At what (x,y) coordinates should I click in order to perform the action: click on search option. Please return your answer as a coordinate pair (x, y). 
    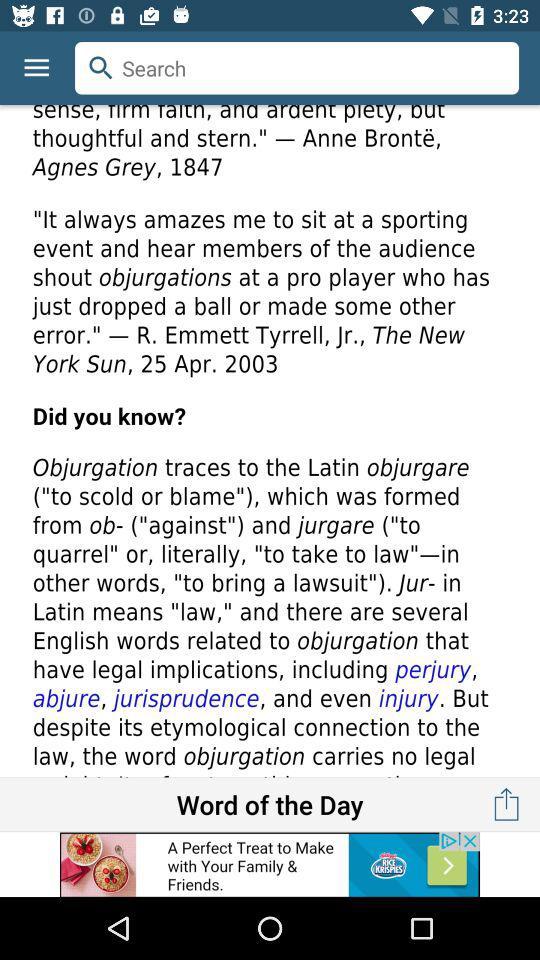
    Looking at the image, I should click on (296, 68).